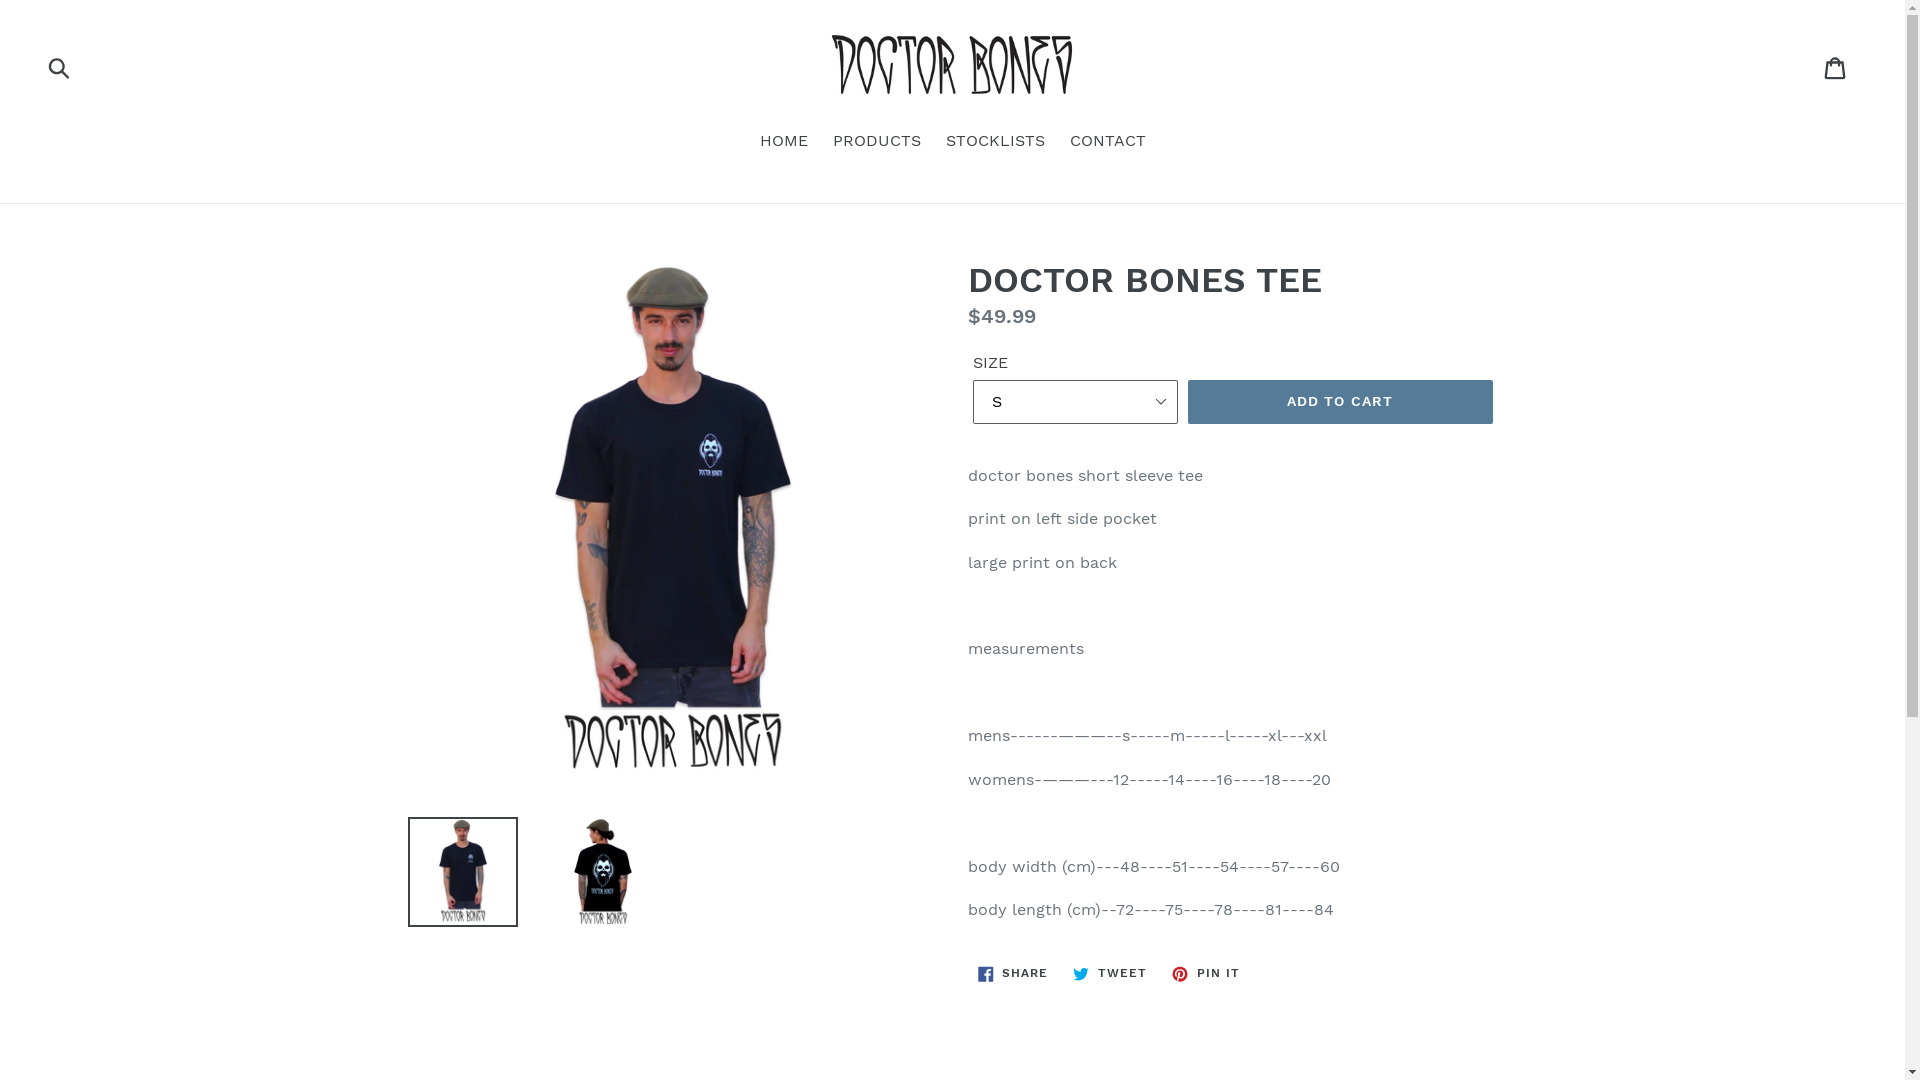  I want to click on 'HOME', so click(782, 141).